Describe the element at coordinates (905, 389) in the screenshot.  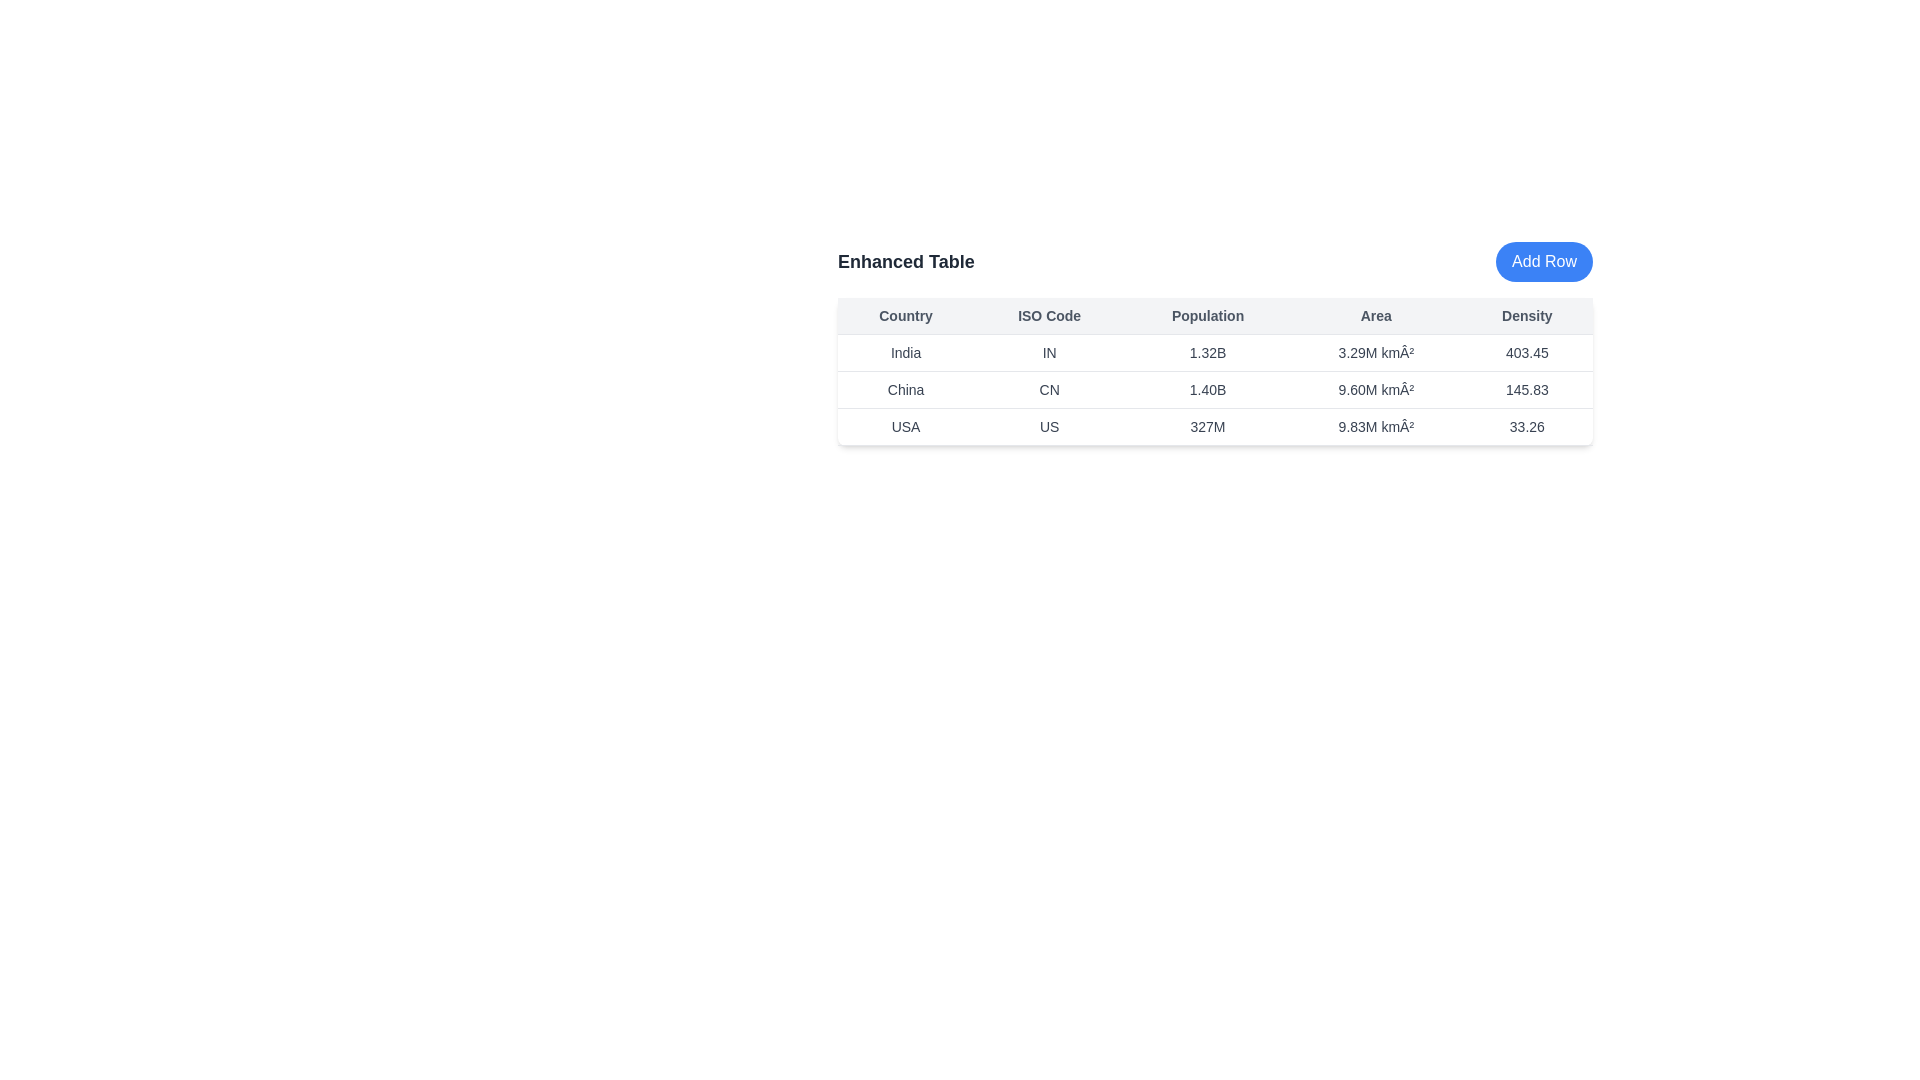
I see `the Text Label displaying the name 'China' located in the second row under the 'Country' column of the table` at that location.